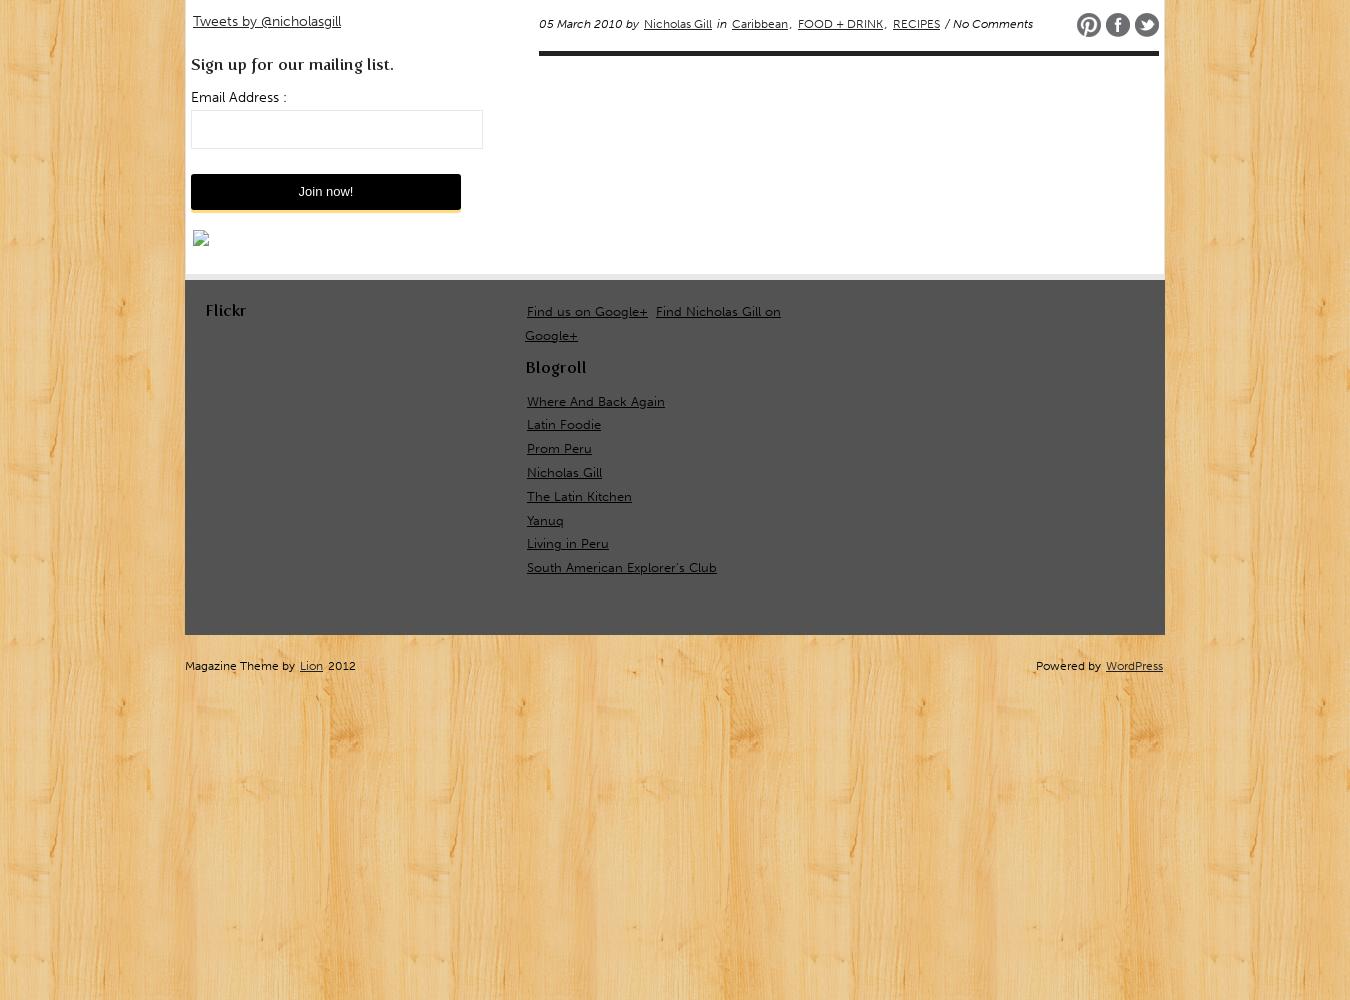 Image resolution: width=1350 pixels, height=1000 pixels. What do you see at coordinates (266, 20) in the screenshot?
I see `'Tweets by @nicholasgill'` at bounding box center [266, 20].